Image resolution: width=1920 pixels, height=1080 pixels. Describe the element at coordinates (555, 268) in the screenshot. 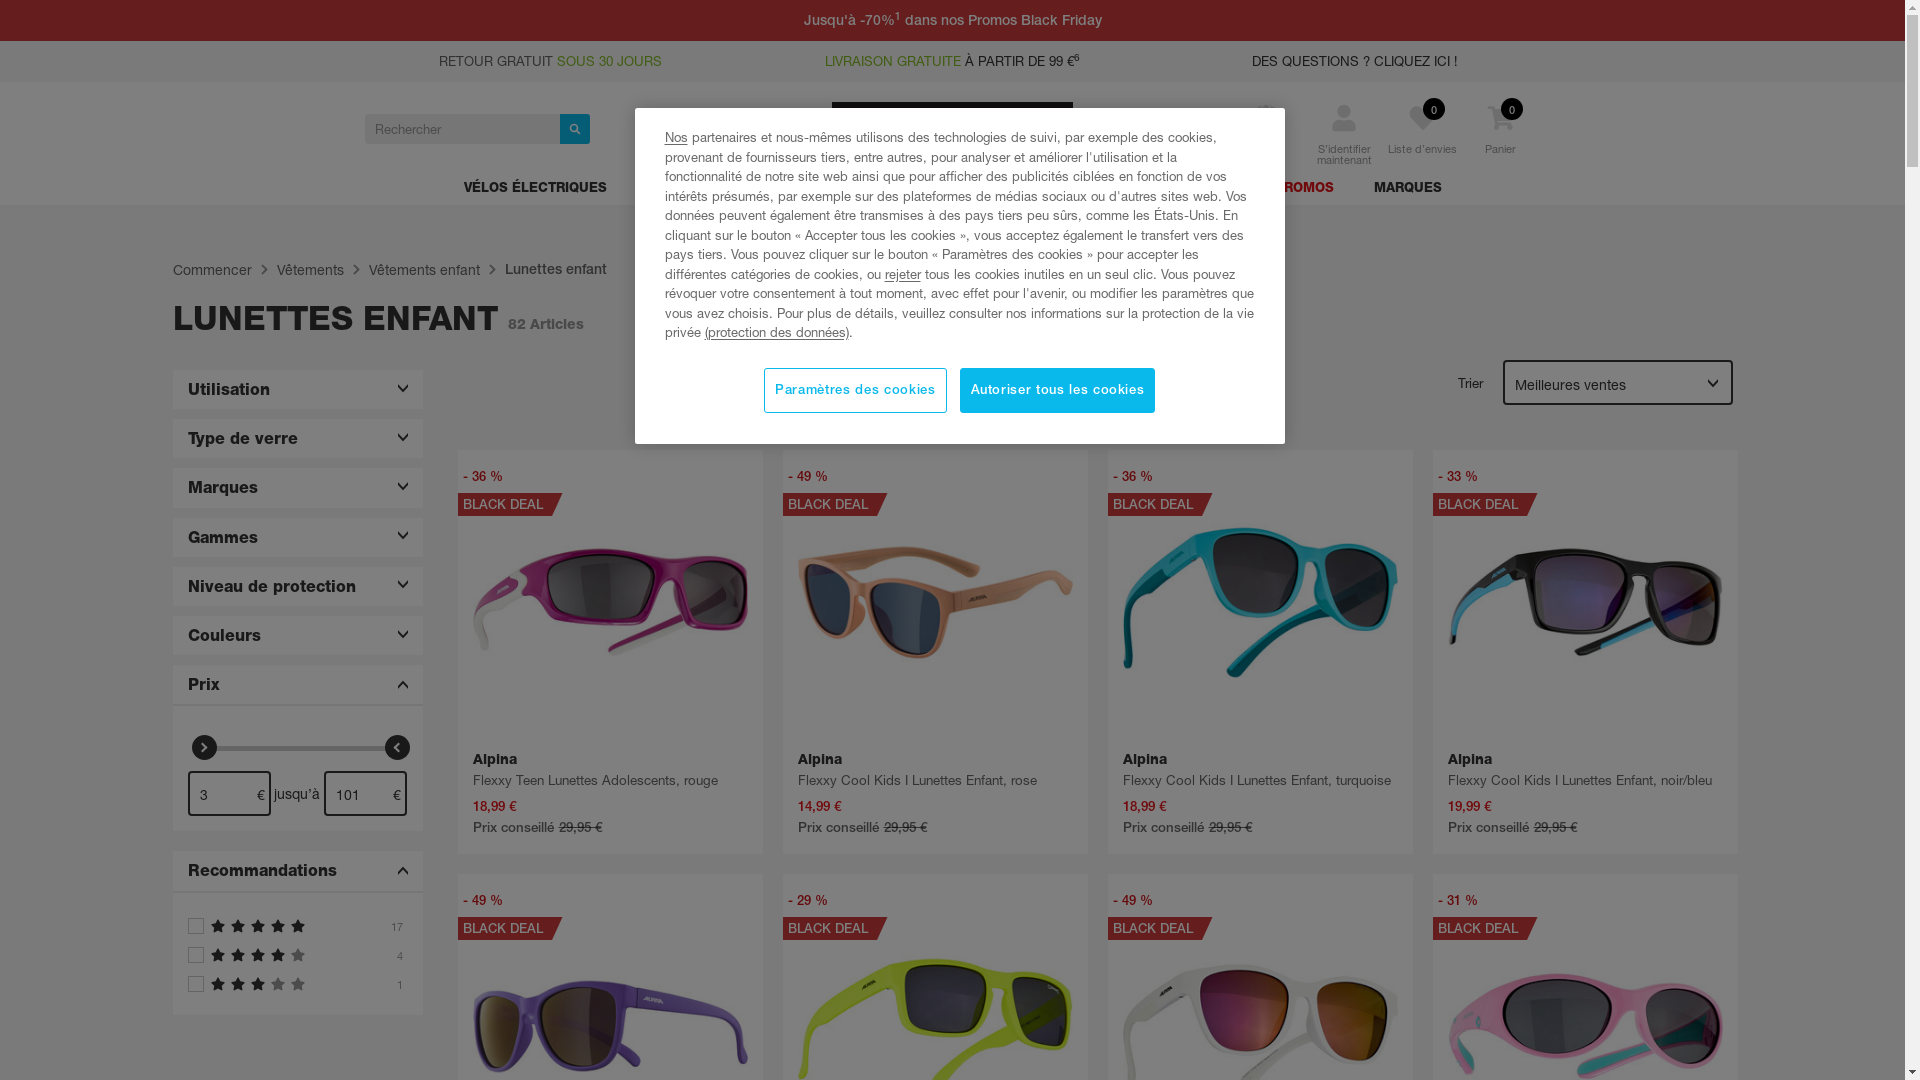

I see `'Lunettes enfant'` at that location.